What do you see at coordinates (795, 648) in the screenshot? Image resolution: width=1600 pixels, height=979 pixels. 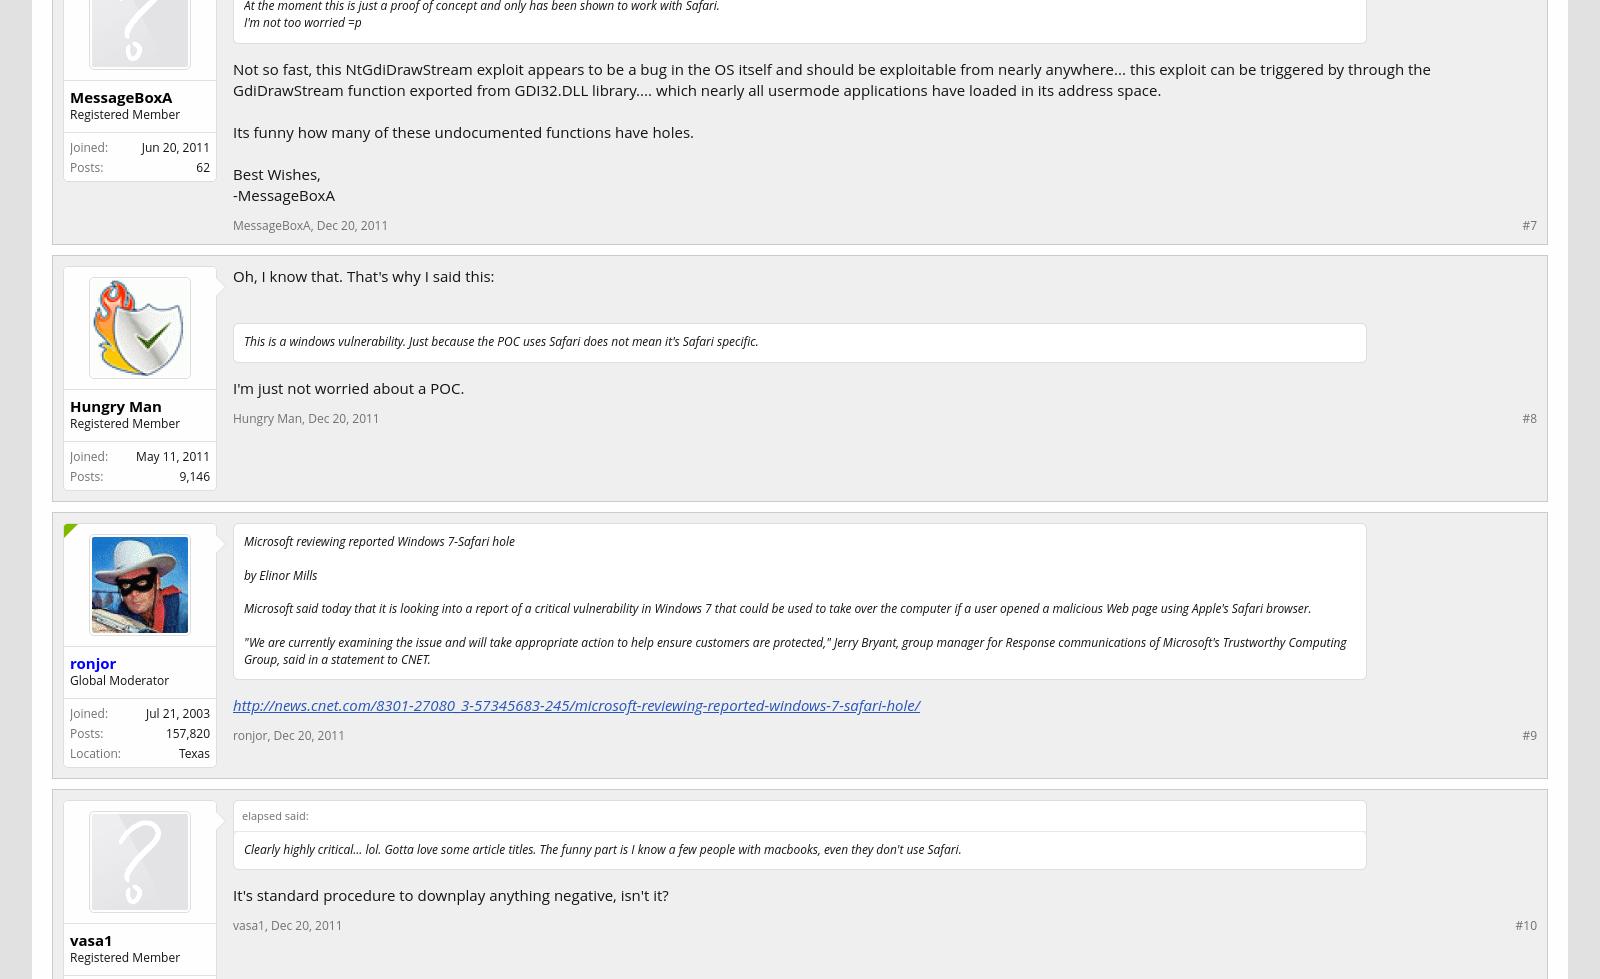 I see `'"We are currently examining the issue and will take appropriate action to help ensure customers are protected," Jerry Bryant, group manager for Response communications of Microsoft's Trustworthy Computing Group, said in a statement to CNET.'` at bounding box center [795, 648].